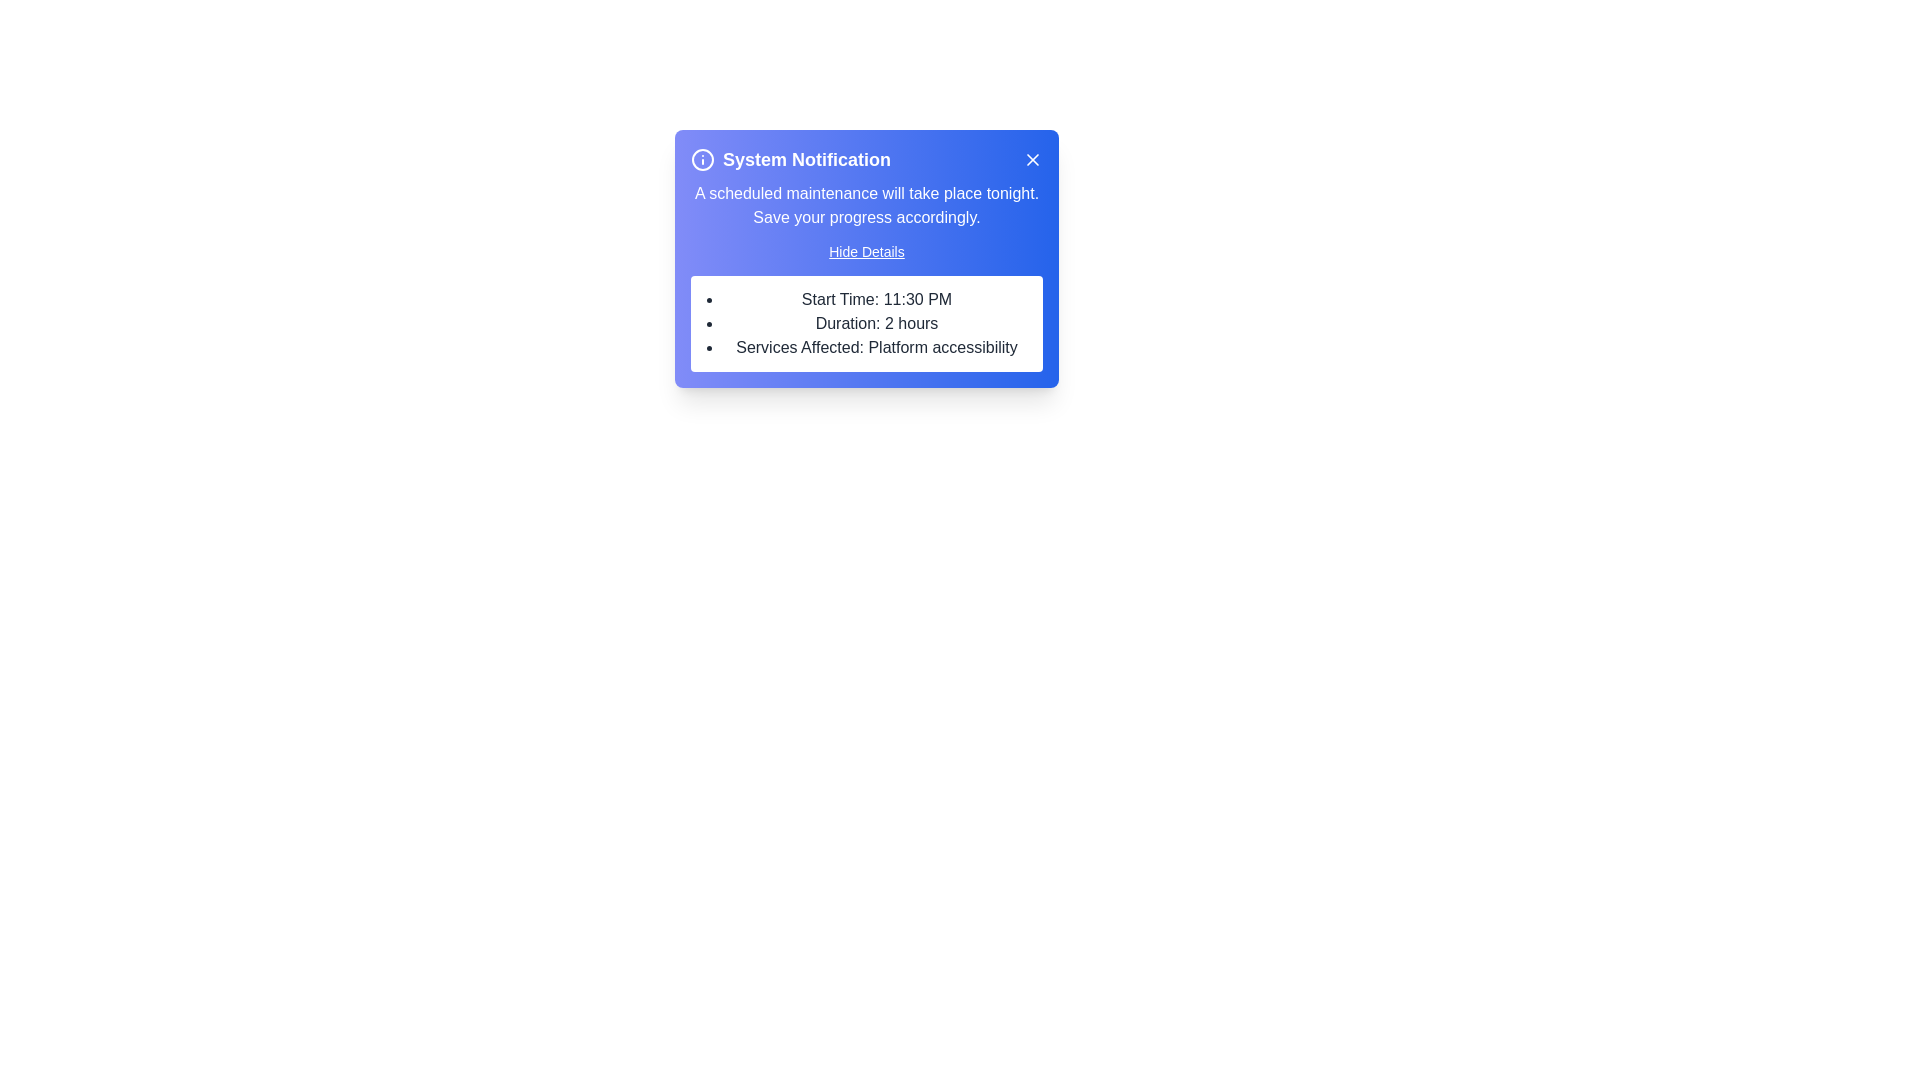  What do you see at coordinates (702, 158) in the screenshot?
I see `'info' icon to interact with it` at bounding box center [702, 158].